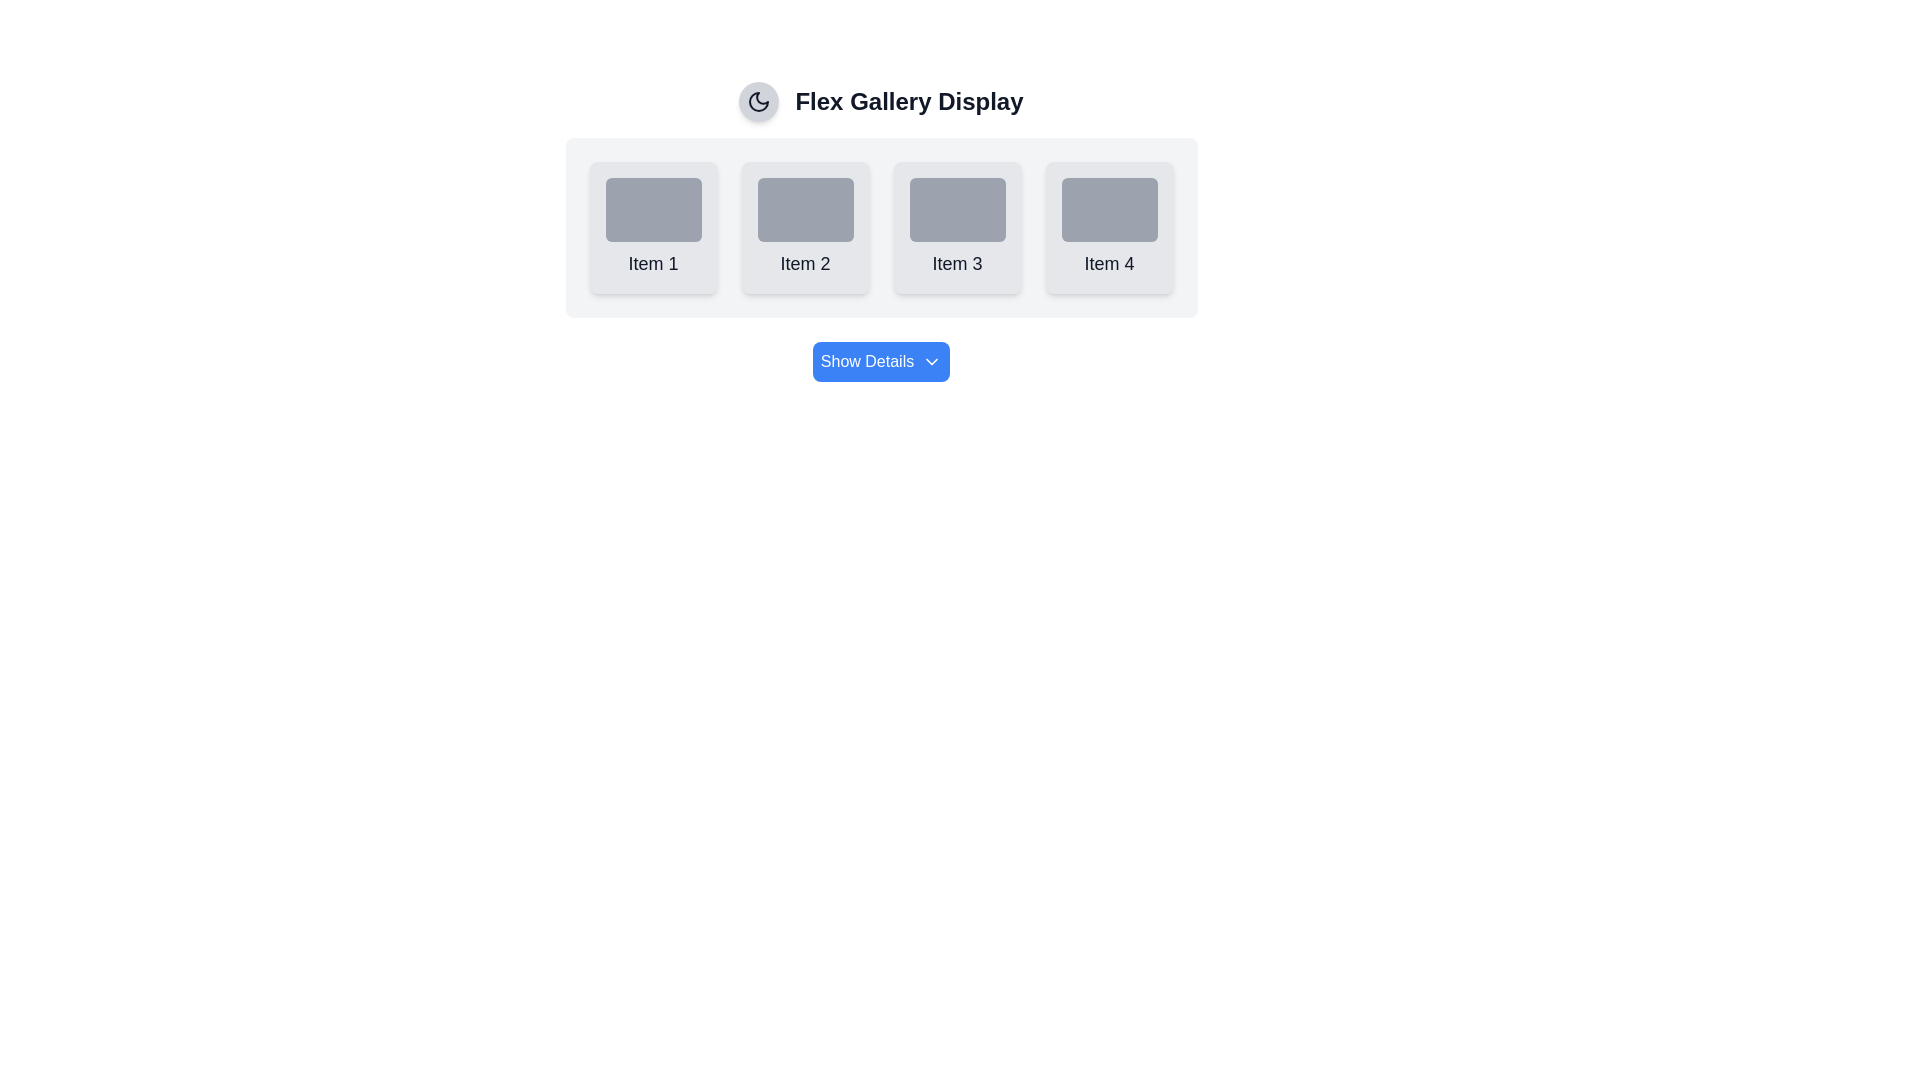 This screenshot has width=1920, height=1080. Describe the element at coordinates (1108, 262) in the screenshot. I see `text content of the descriptive label associated with the fourth gallery card, which is located at the bottom section of the card and is centered below the placeholder image` at that location.